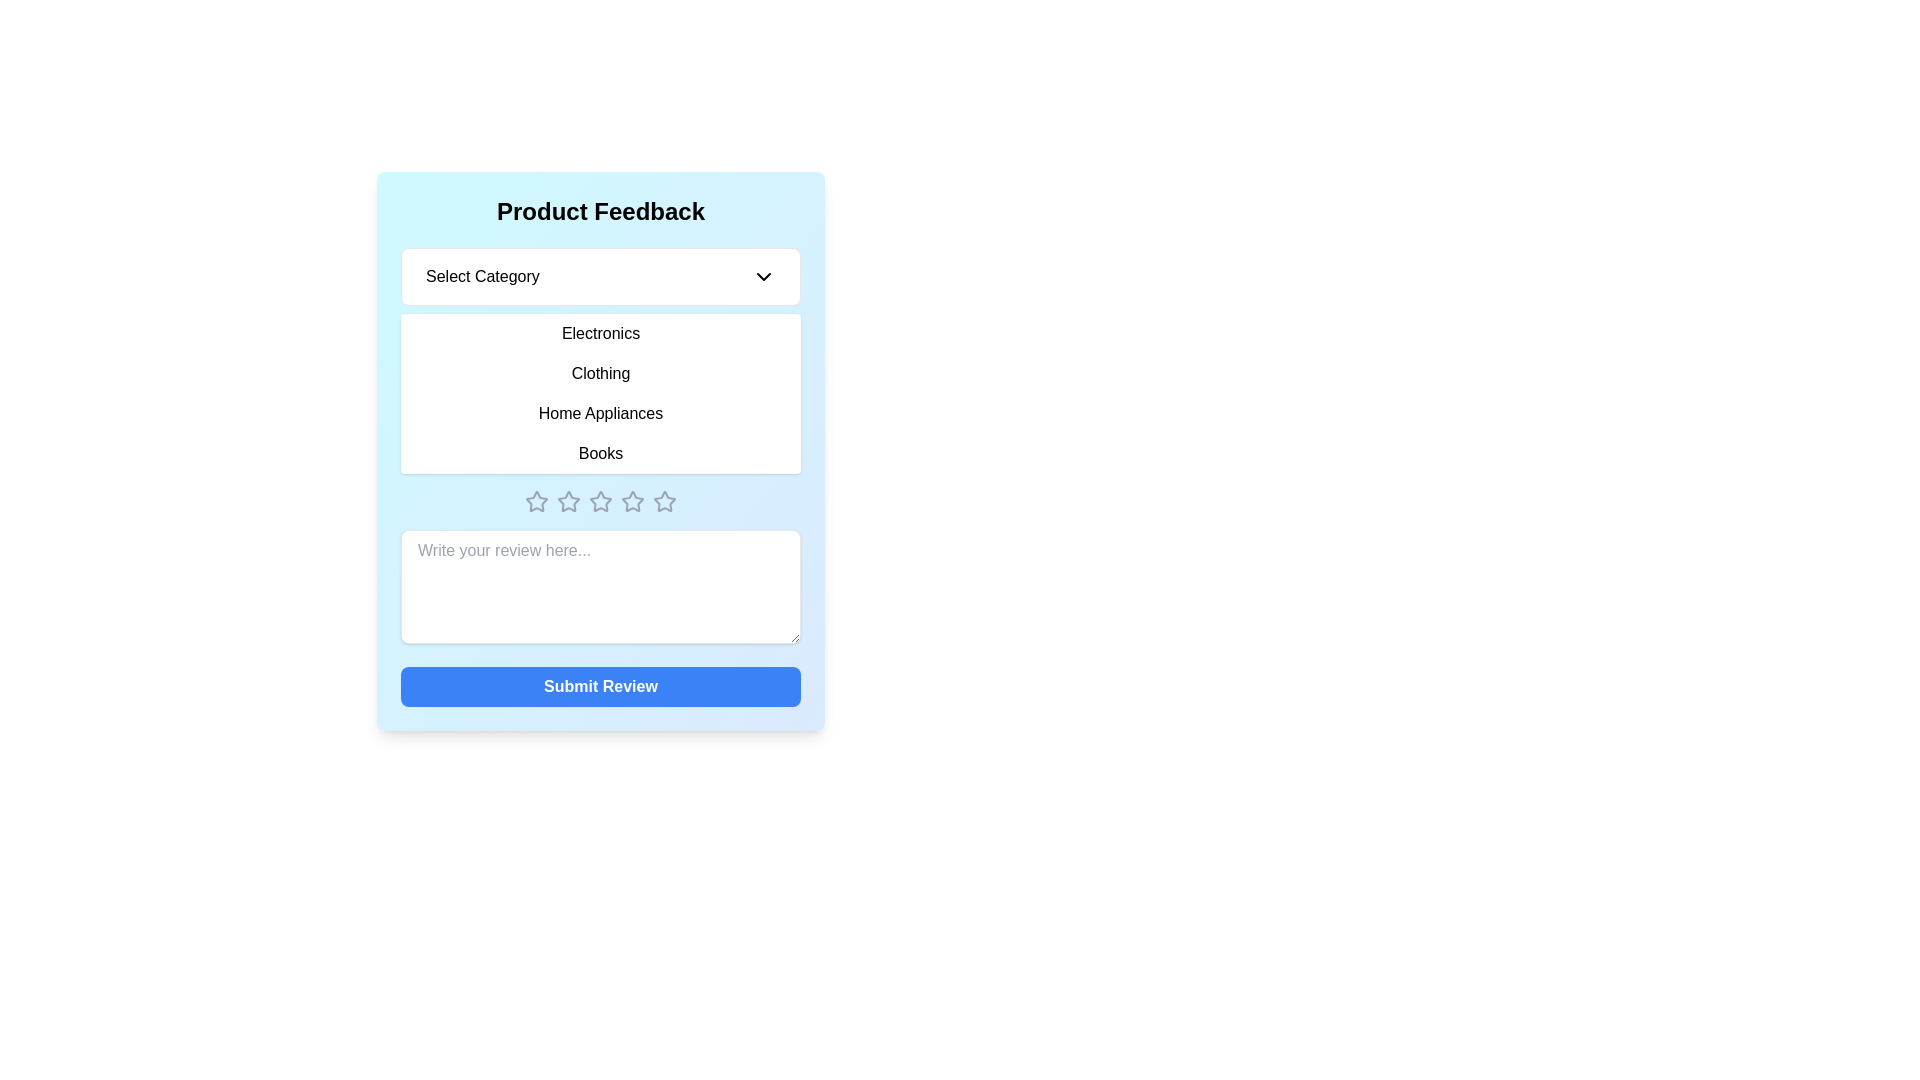  I want to click on the fifth star-shaped rating icon, which is outlined in gray and styled as a hollow figure, so click(665, 500).